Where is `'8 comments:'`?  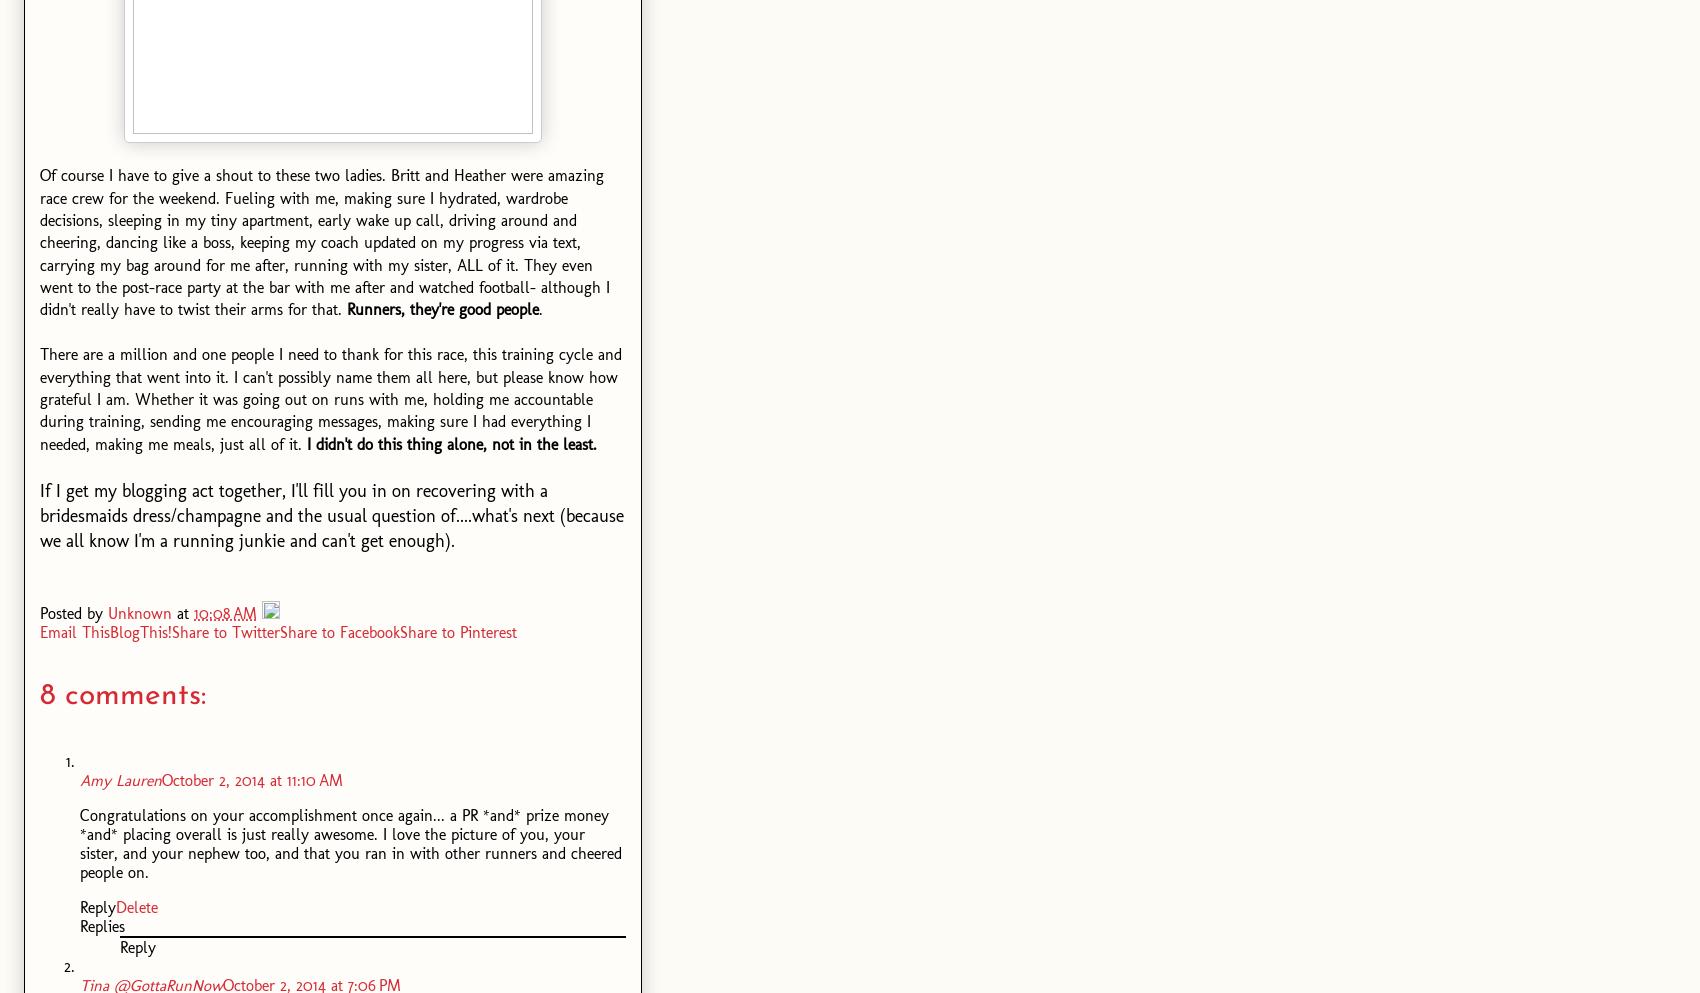
'8 comments:' is located at coordinates (122, 695).